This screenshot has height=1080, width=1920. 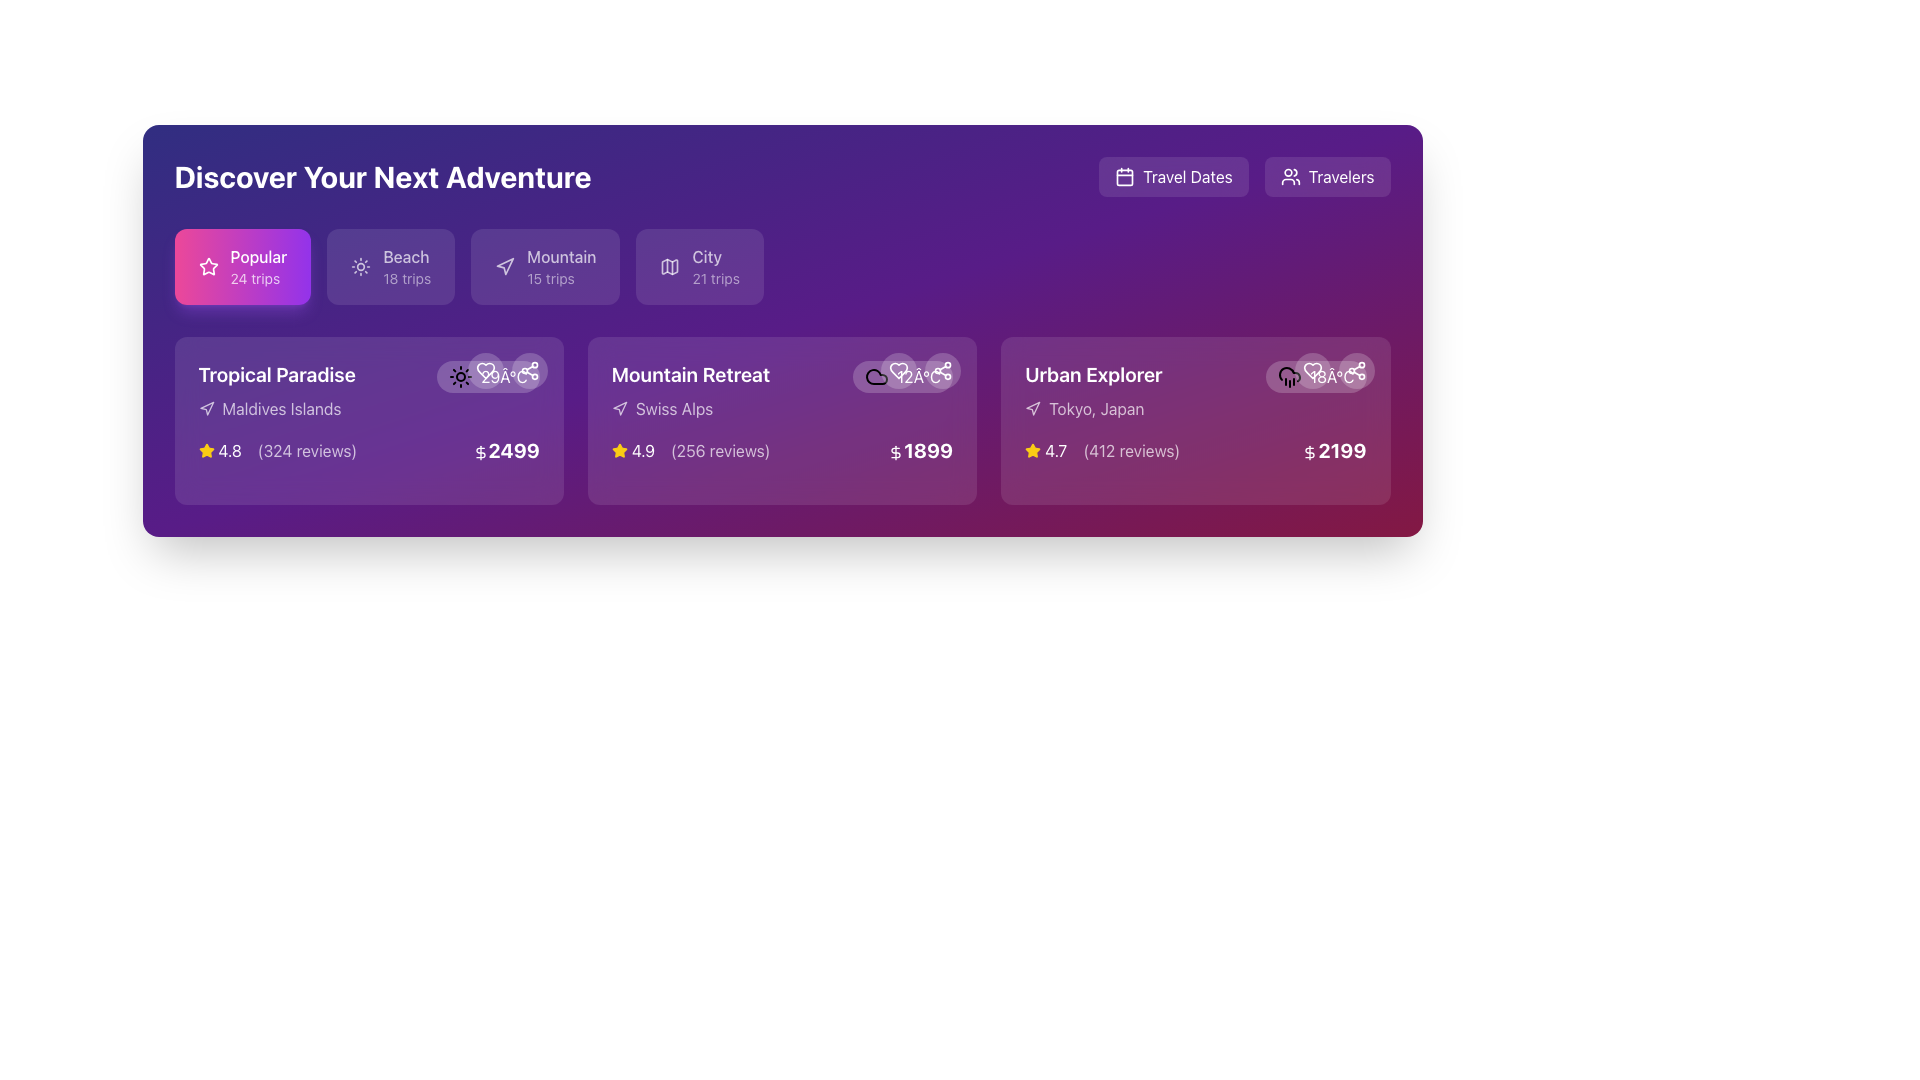 I want to click on the dollar sign icon located to the immediate left of the numerical text '2499' in the first card labeled 'Tropical Paradise', so click(x=480, y=452).